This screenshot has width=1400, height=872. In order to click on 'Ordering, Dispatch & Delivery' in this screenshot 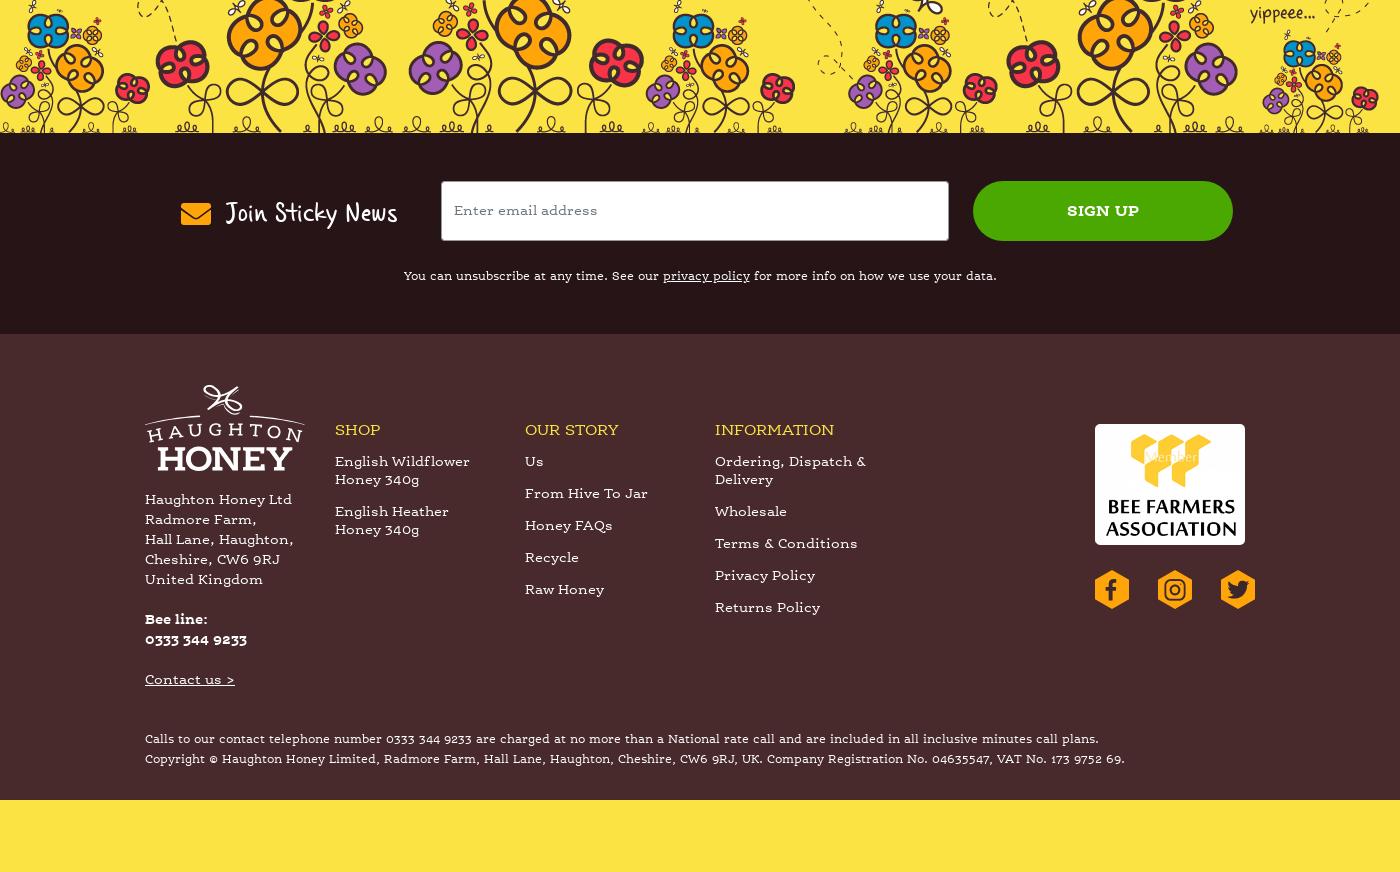, I will do `click(790, 544)`.